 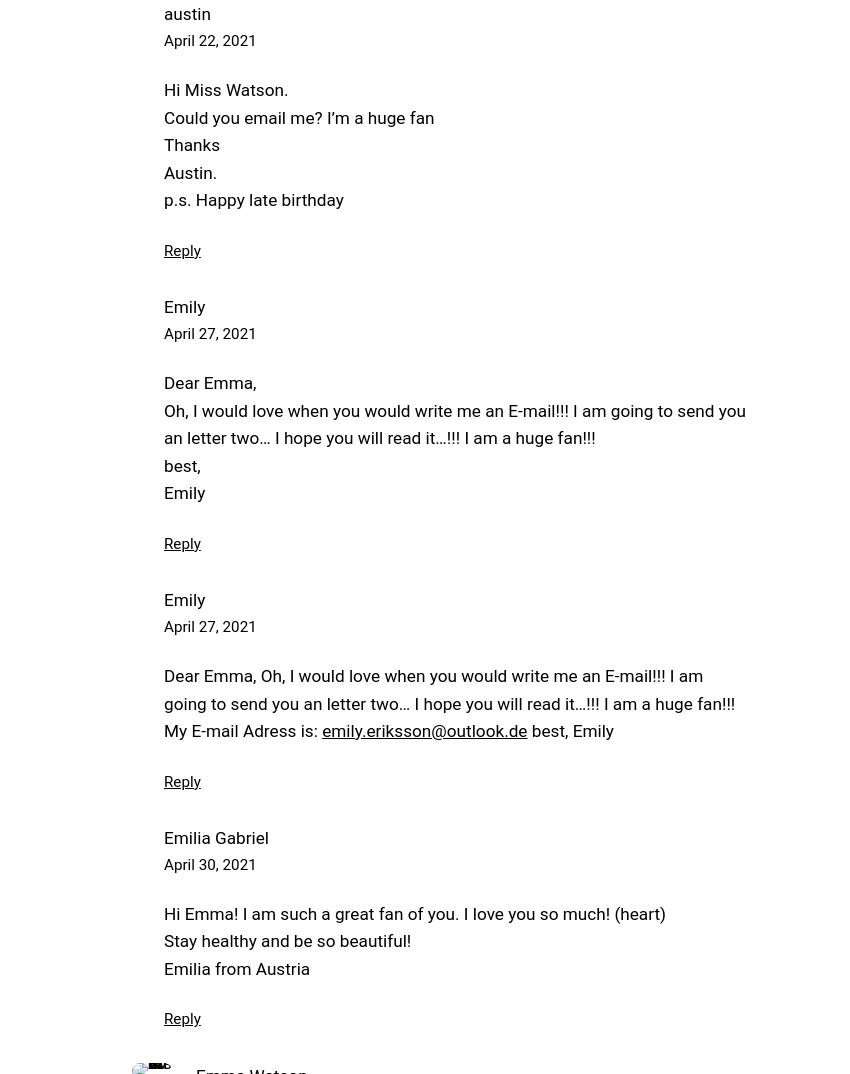 I want to click on 'Dear Emma,', so click(x=209, y=382).